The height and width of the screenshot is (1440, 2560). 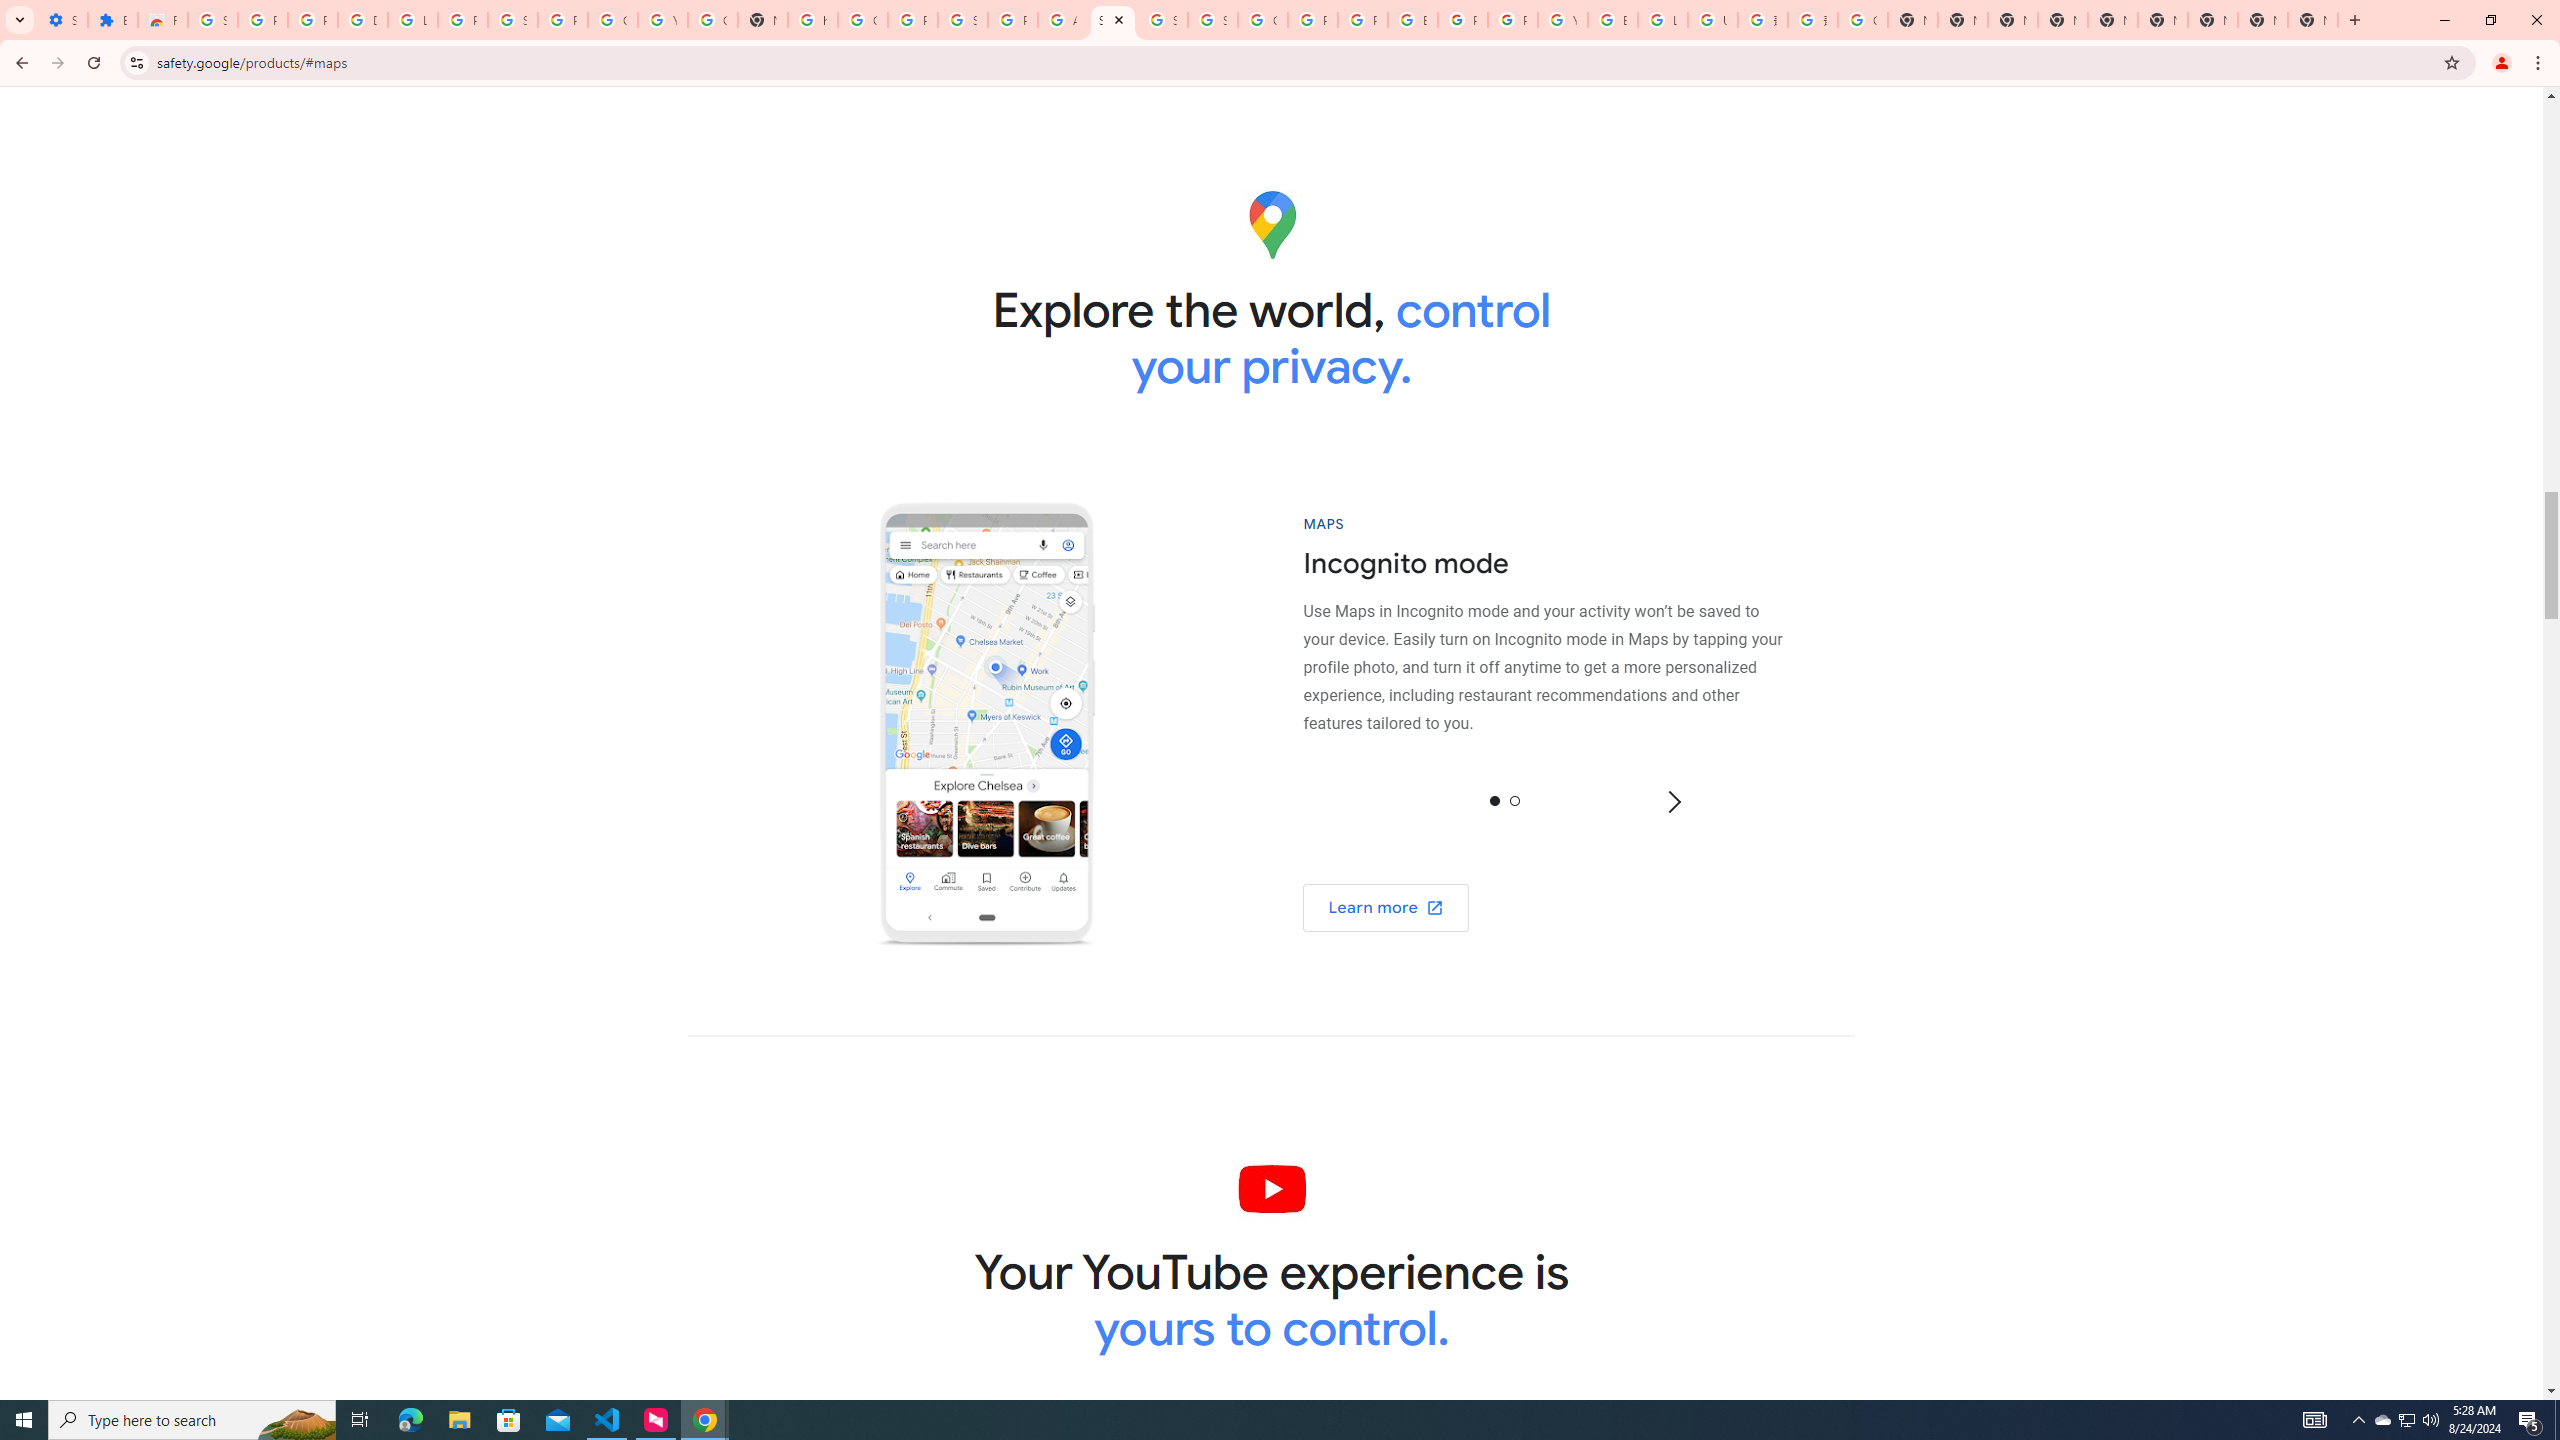 I want to click on 'Safety in Our Products - Google Safety Center', so click(x=1112, y=19).